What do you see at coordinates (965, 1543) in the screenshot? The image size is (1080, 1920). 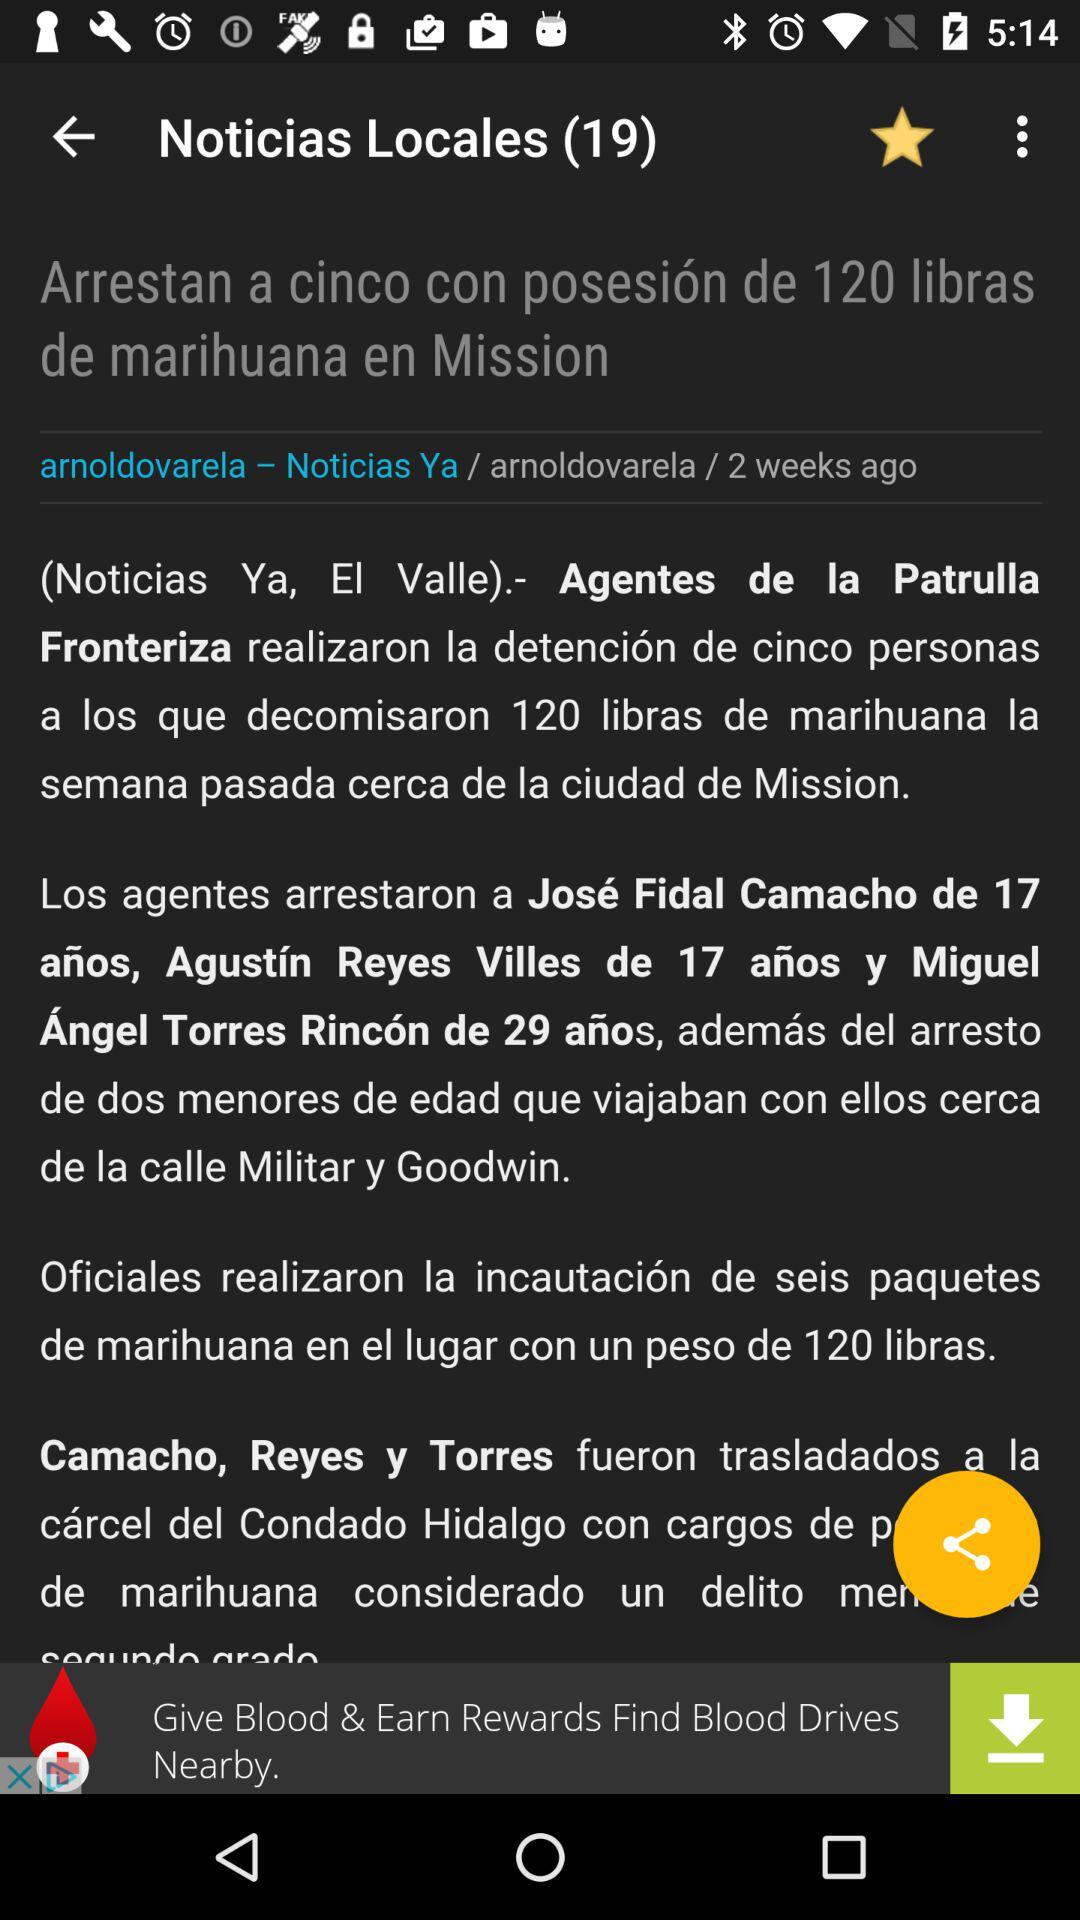 I see `the share icon` at bounding box center [965, 1543].